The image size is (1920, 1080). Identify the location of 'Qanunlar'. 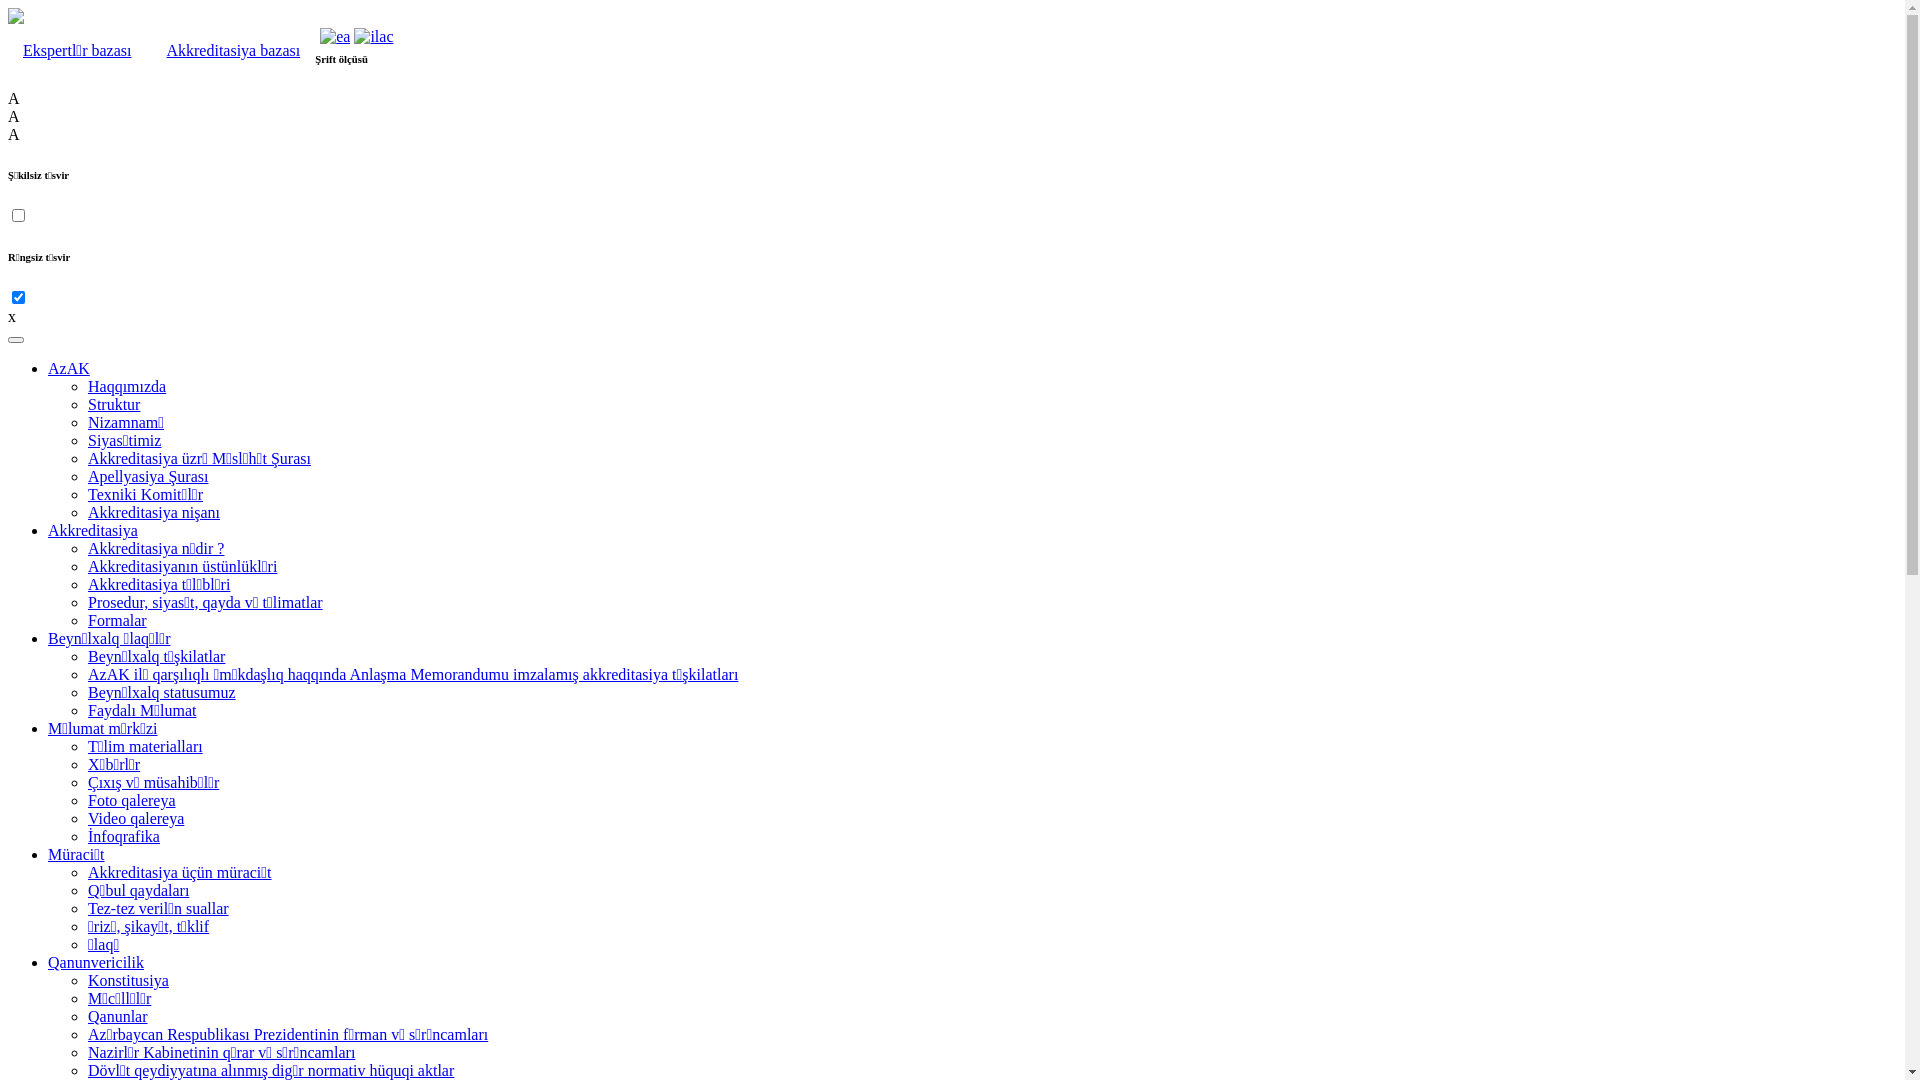
(117, 1016).